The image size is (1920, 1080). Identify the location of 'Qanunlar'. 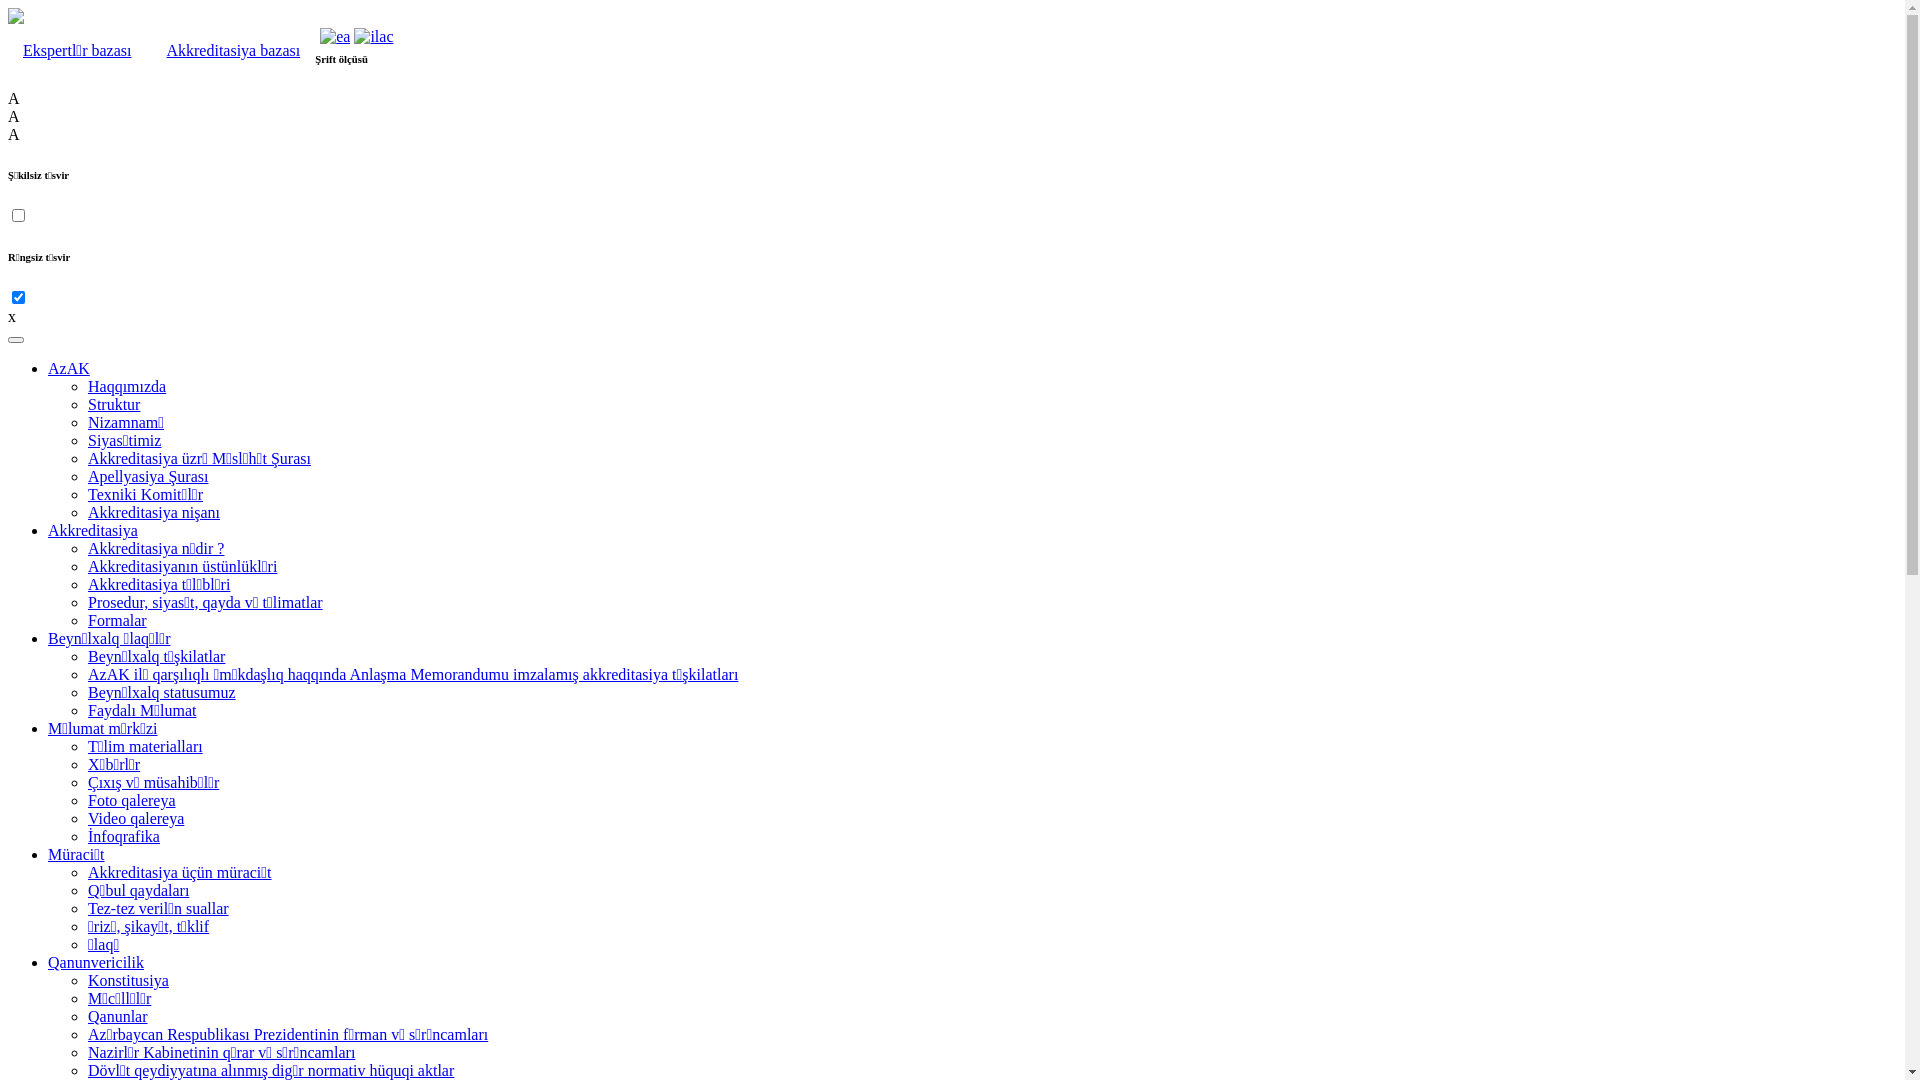
(117, 1016).